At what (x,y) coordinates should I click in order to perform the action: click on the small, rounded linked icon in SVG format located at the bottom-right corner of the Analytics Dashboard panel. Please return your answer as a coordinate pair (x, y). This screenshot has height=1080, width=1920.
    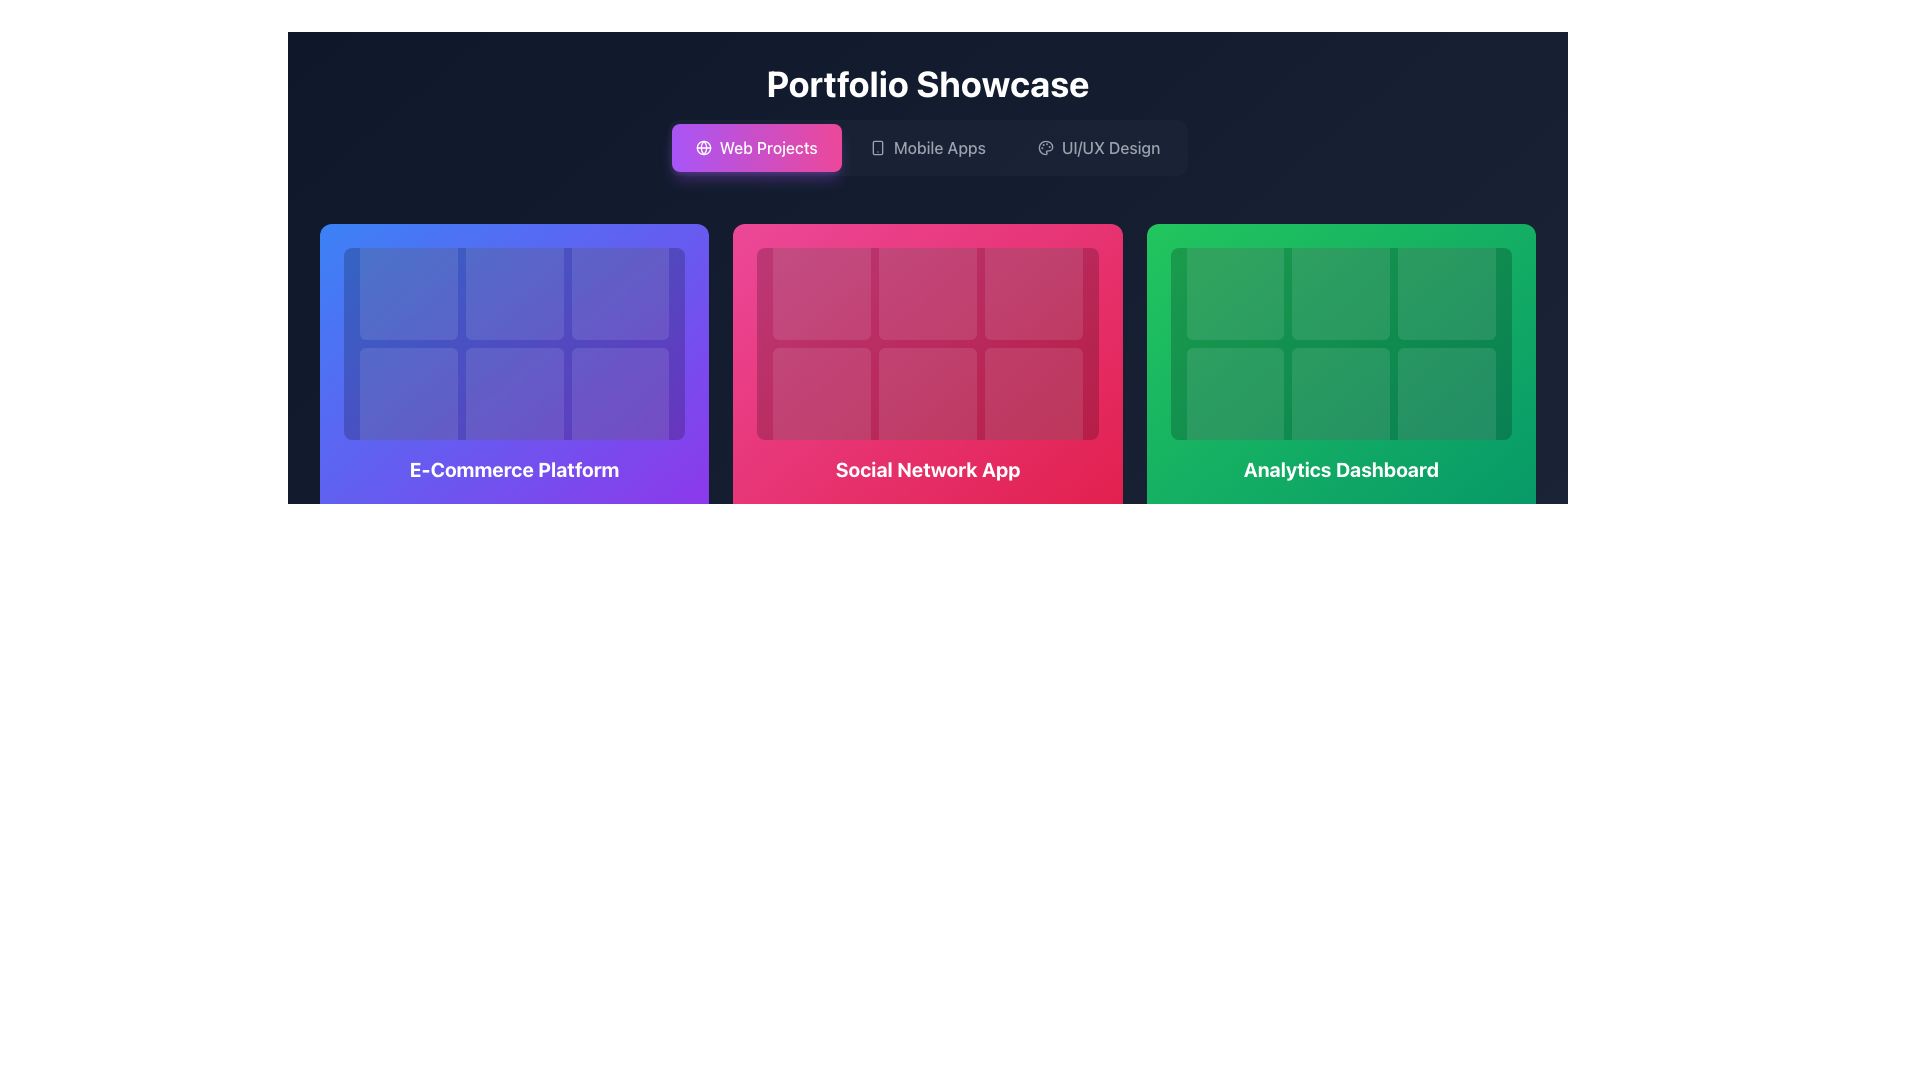
    Looking at the image, I should click on (1455, 511).